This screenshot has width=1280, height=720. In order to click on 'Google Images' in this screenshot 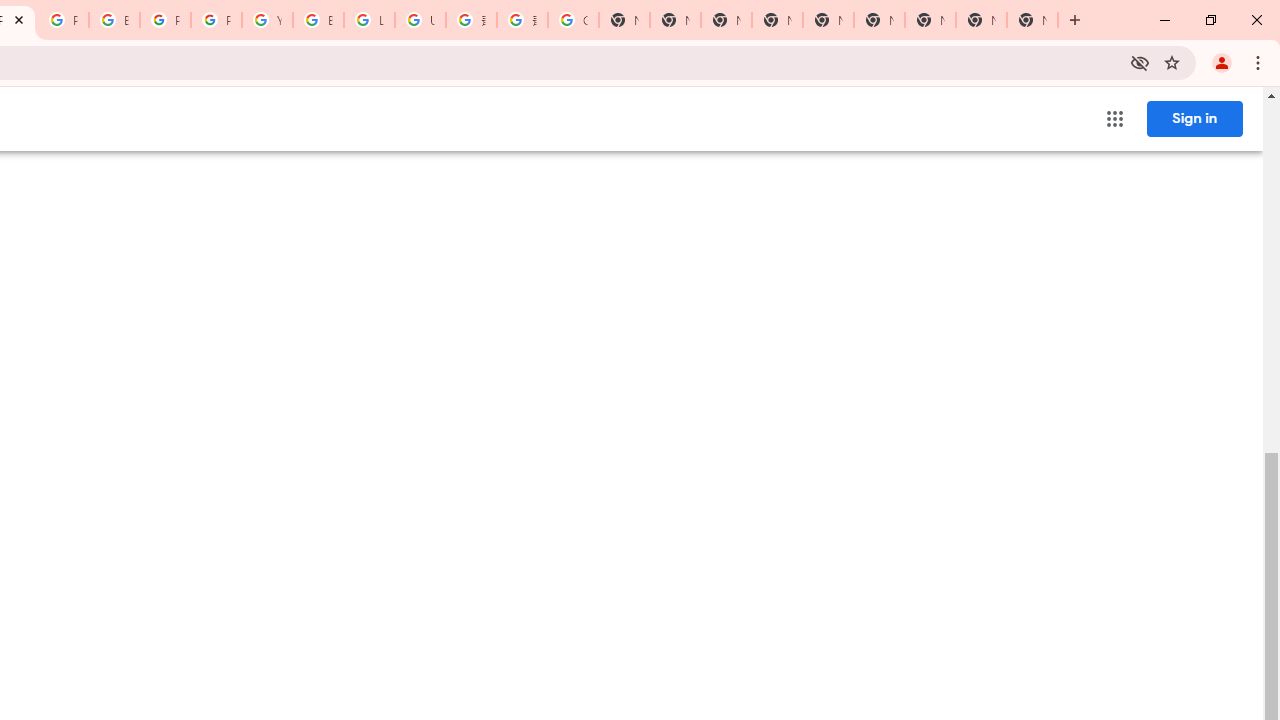, I will do `click(572, 20)`.